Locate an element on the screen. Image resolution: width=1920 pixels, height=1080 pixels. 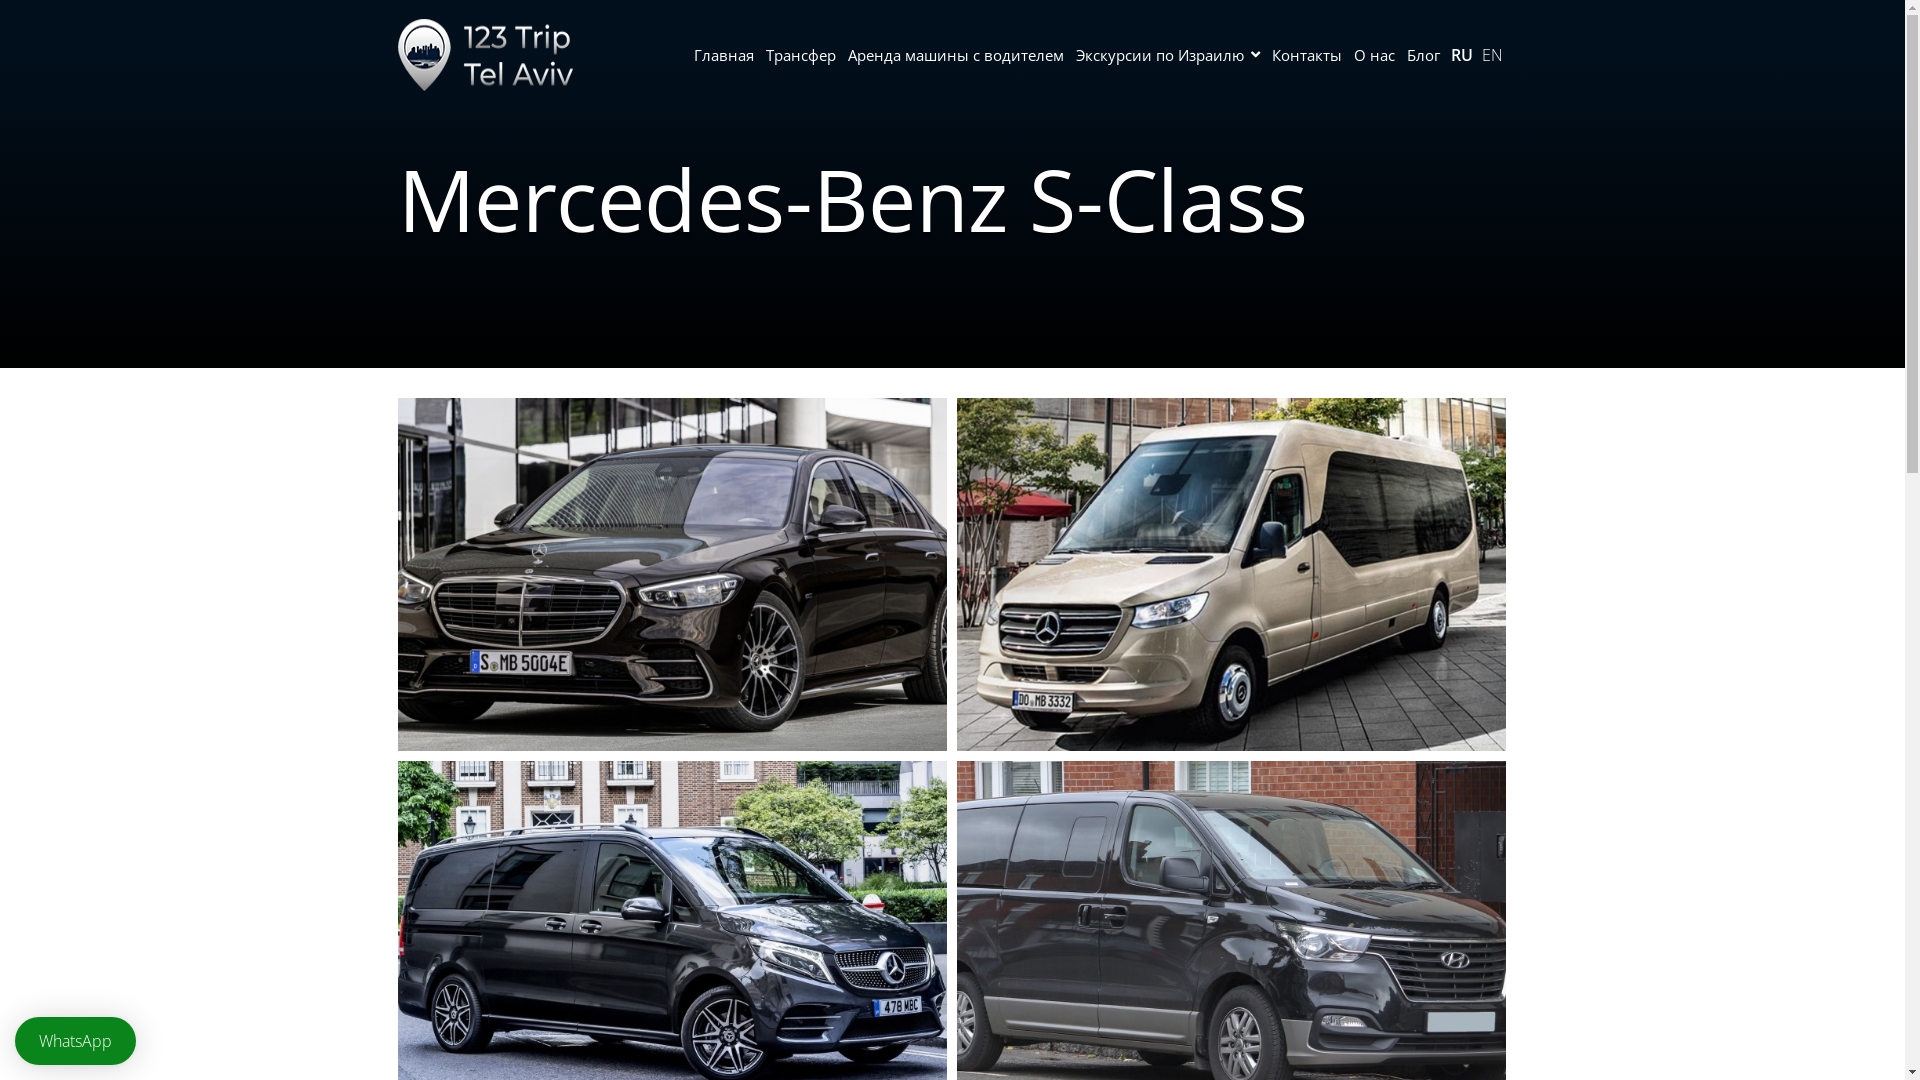
'RU' is located at coordinates (1460, 53).